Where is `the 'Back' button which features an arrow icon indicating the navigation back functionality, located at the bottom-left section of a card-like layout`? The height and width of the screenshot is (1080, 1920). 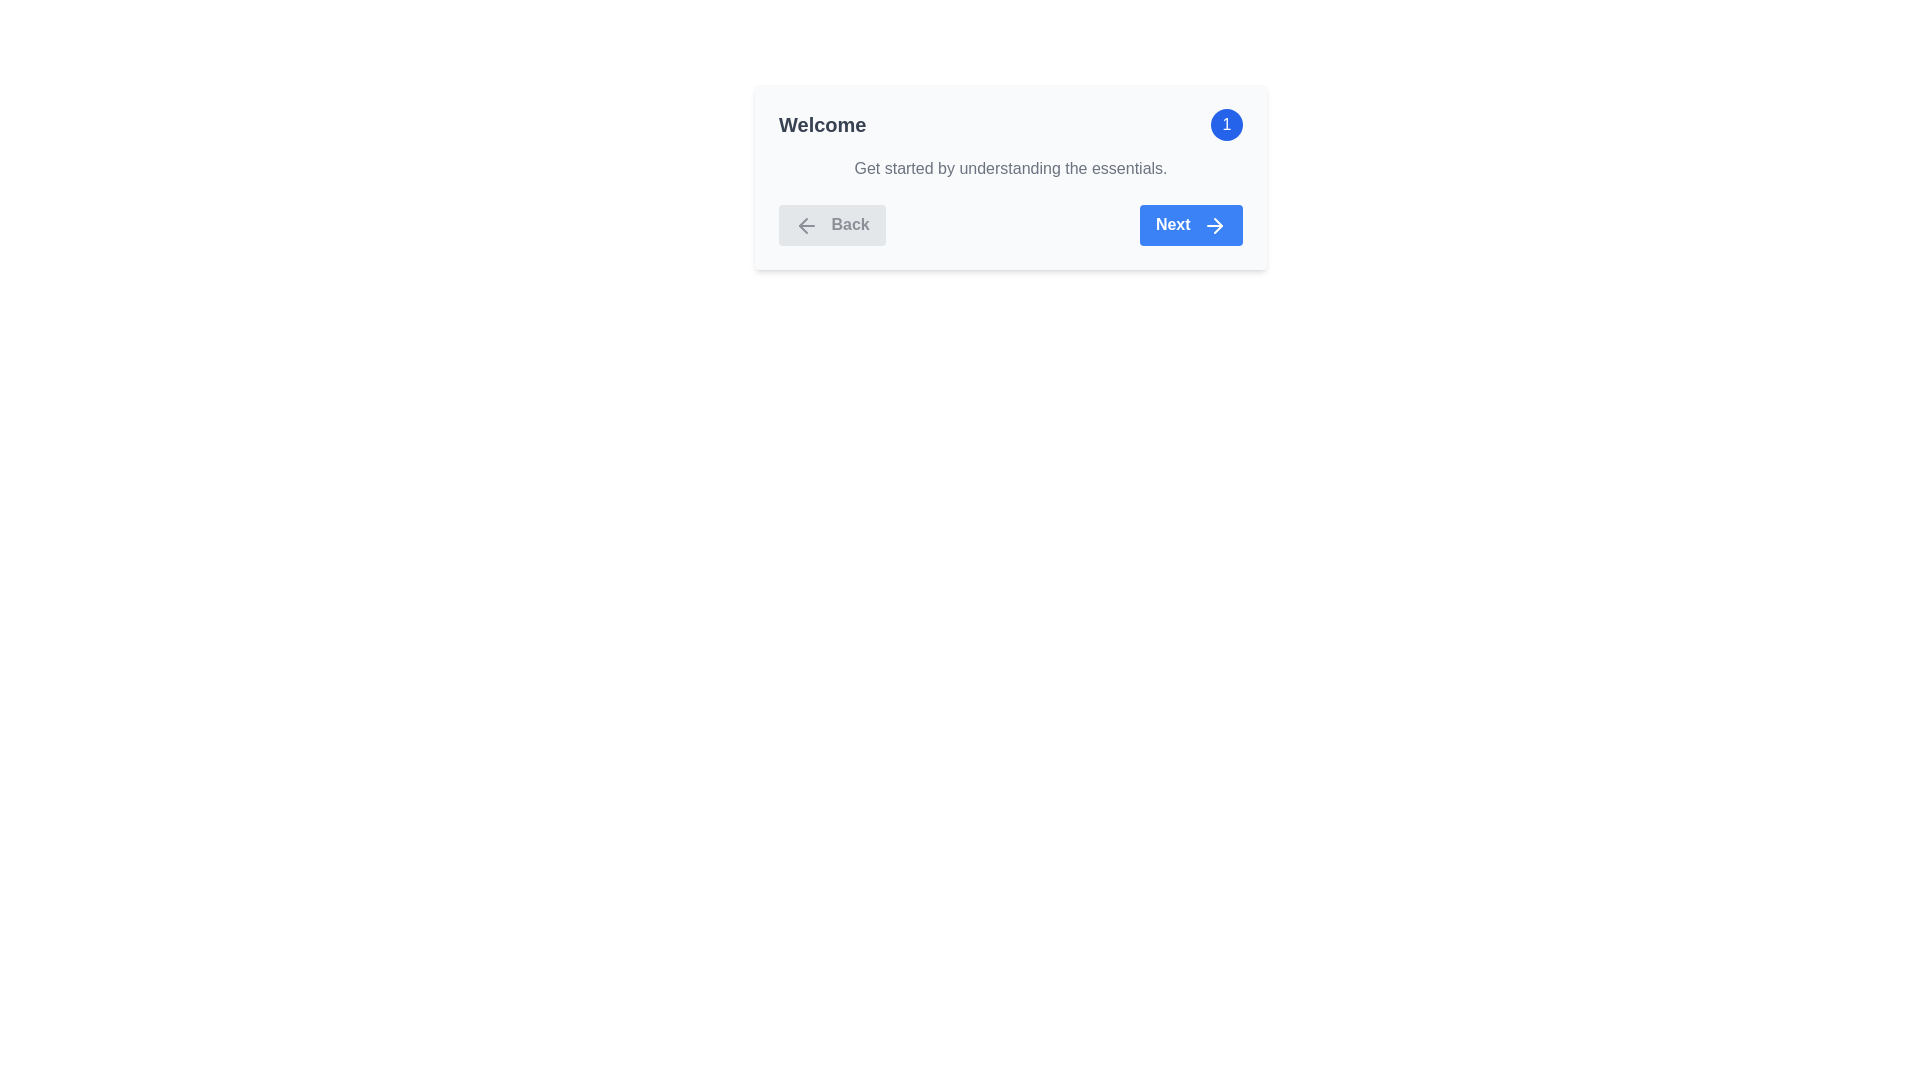 the 'Back' button which features an arrow icon indicating the navigation back functionality, located at the bottom-left section of a card-like layout is located at coordinates (806, 225).